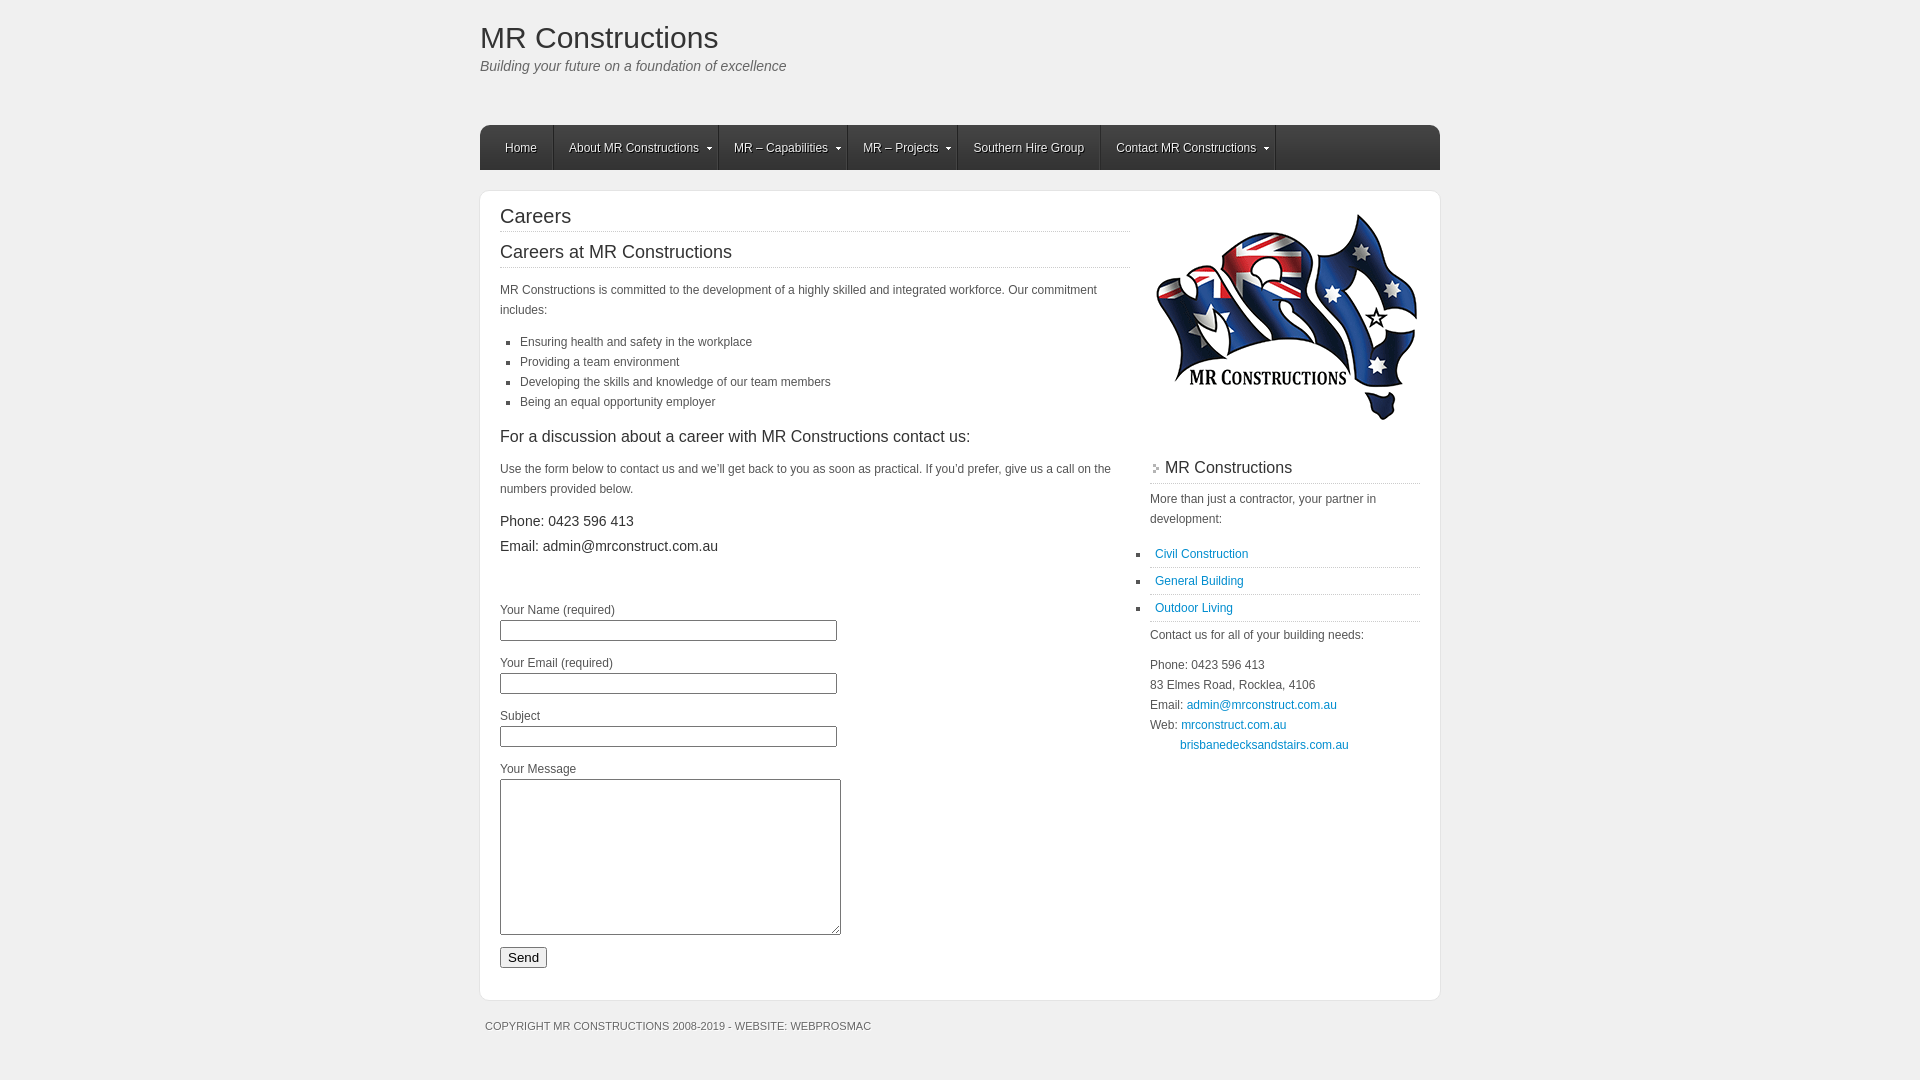  I want to click on 'General Building', so click(1199, 581).